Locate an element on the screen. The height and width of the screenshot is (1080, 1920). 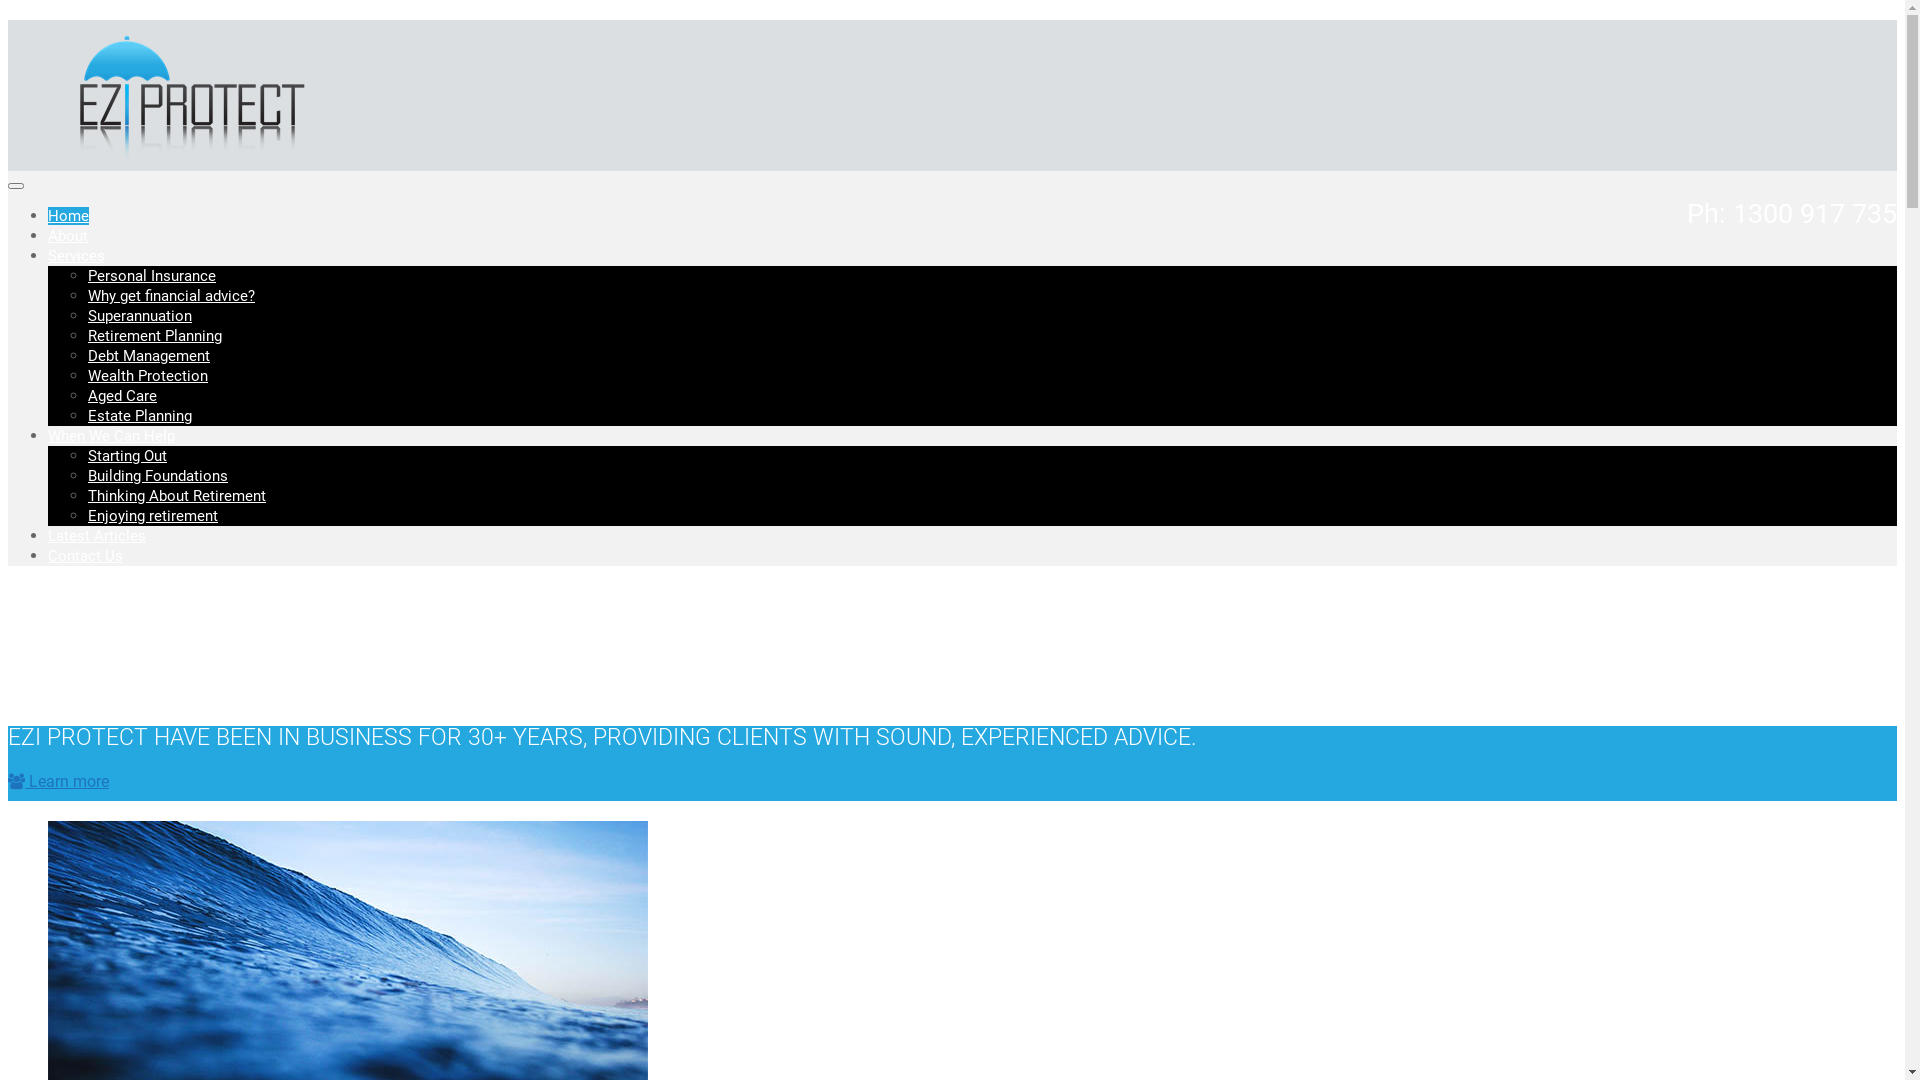
'About' is located at coordinates (67, 234).